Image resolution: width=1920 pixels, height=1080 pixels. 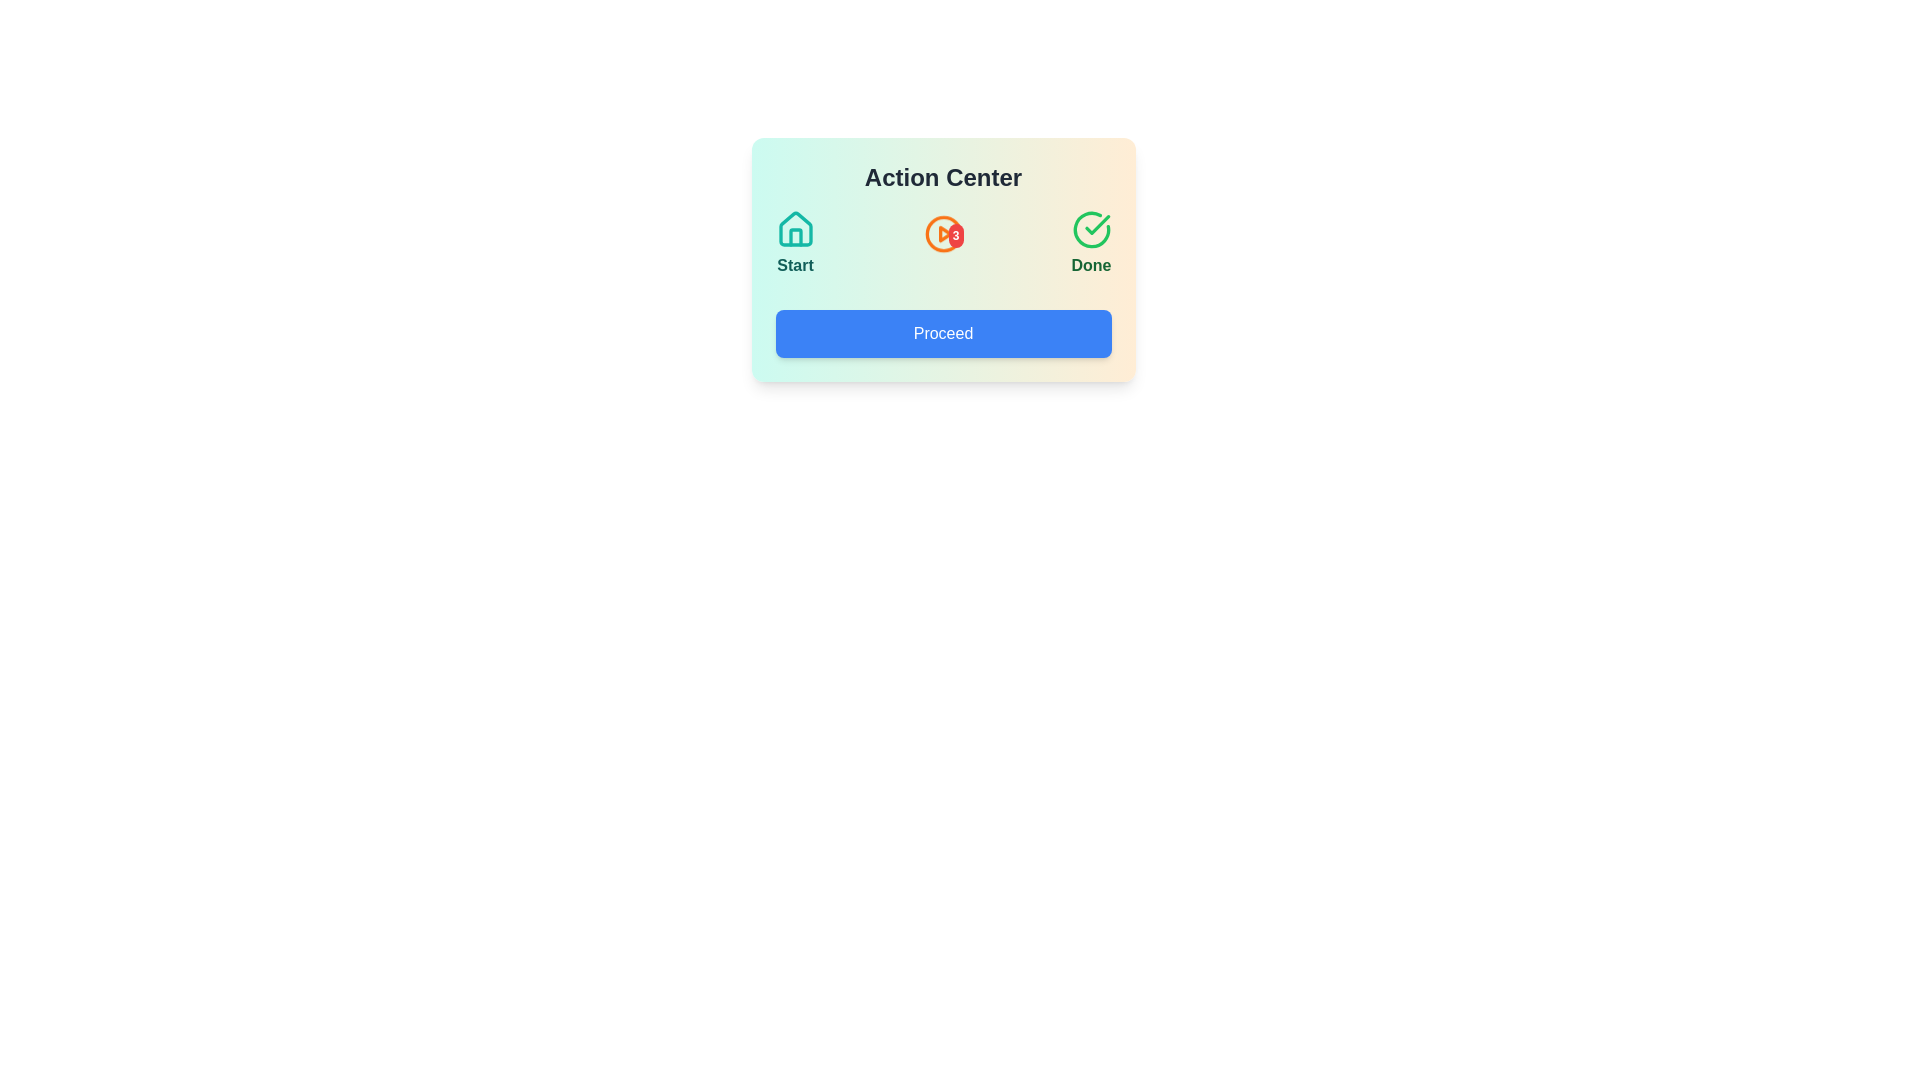 I want to click on the text label within the blue button located at the bottom of the light-colored panel labeled 'Action Center', so click(x=942, y=333).